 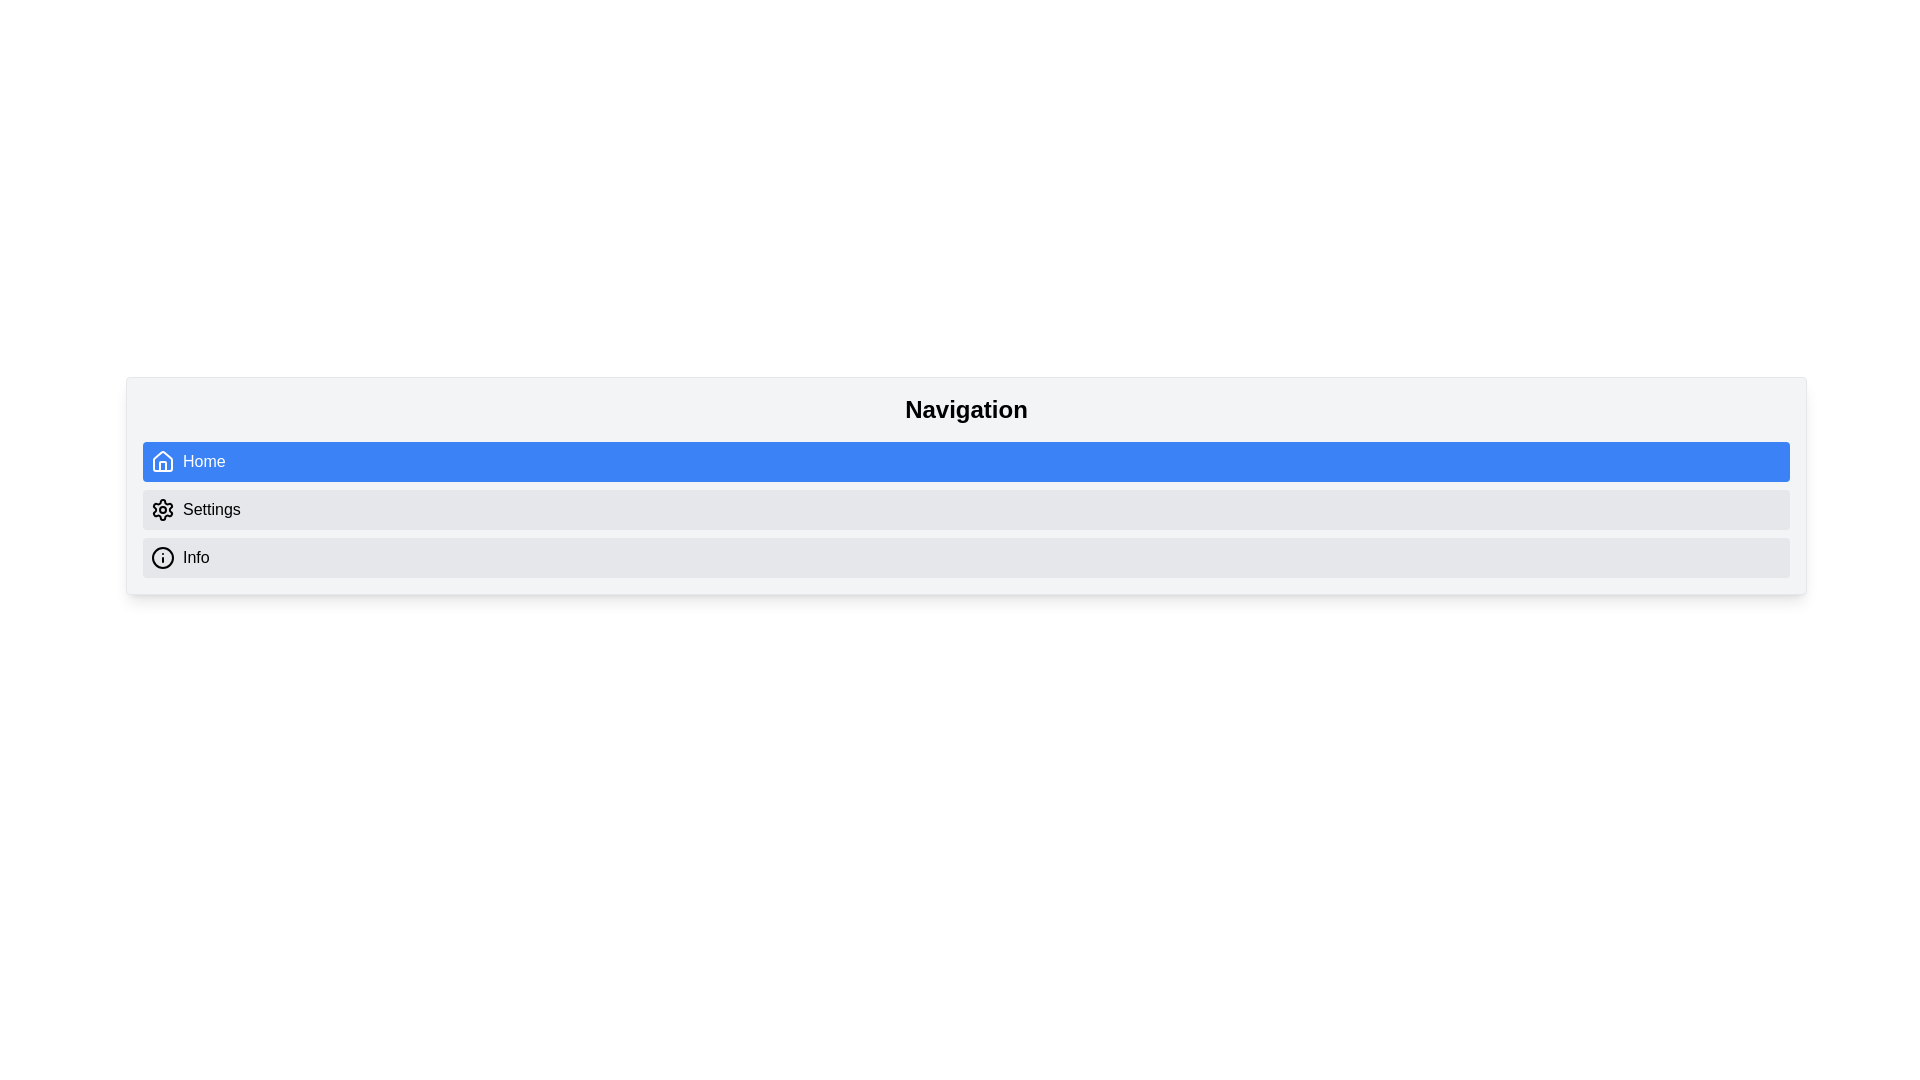 I want to click on the 'Home' icon in the topmost navigation menu, which visually represents the home navigation option, so click(x=163, y=461).